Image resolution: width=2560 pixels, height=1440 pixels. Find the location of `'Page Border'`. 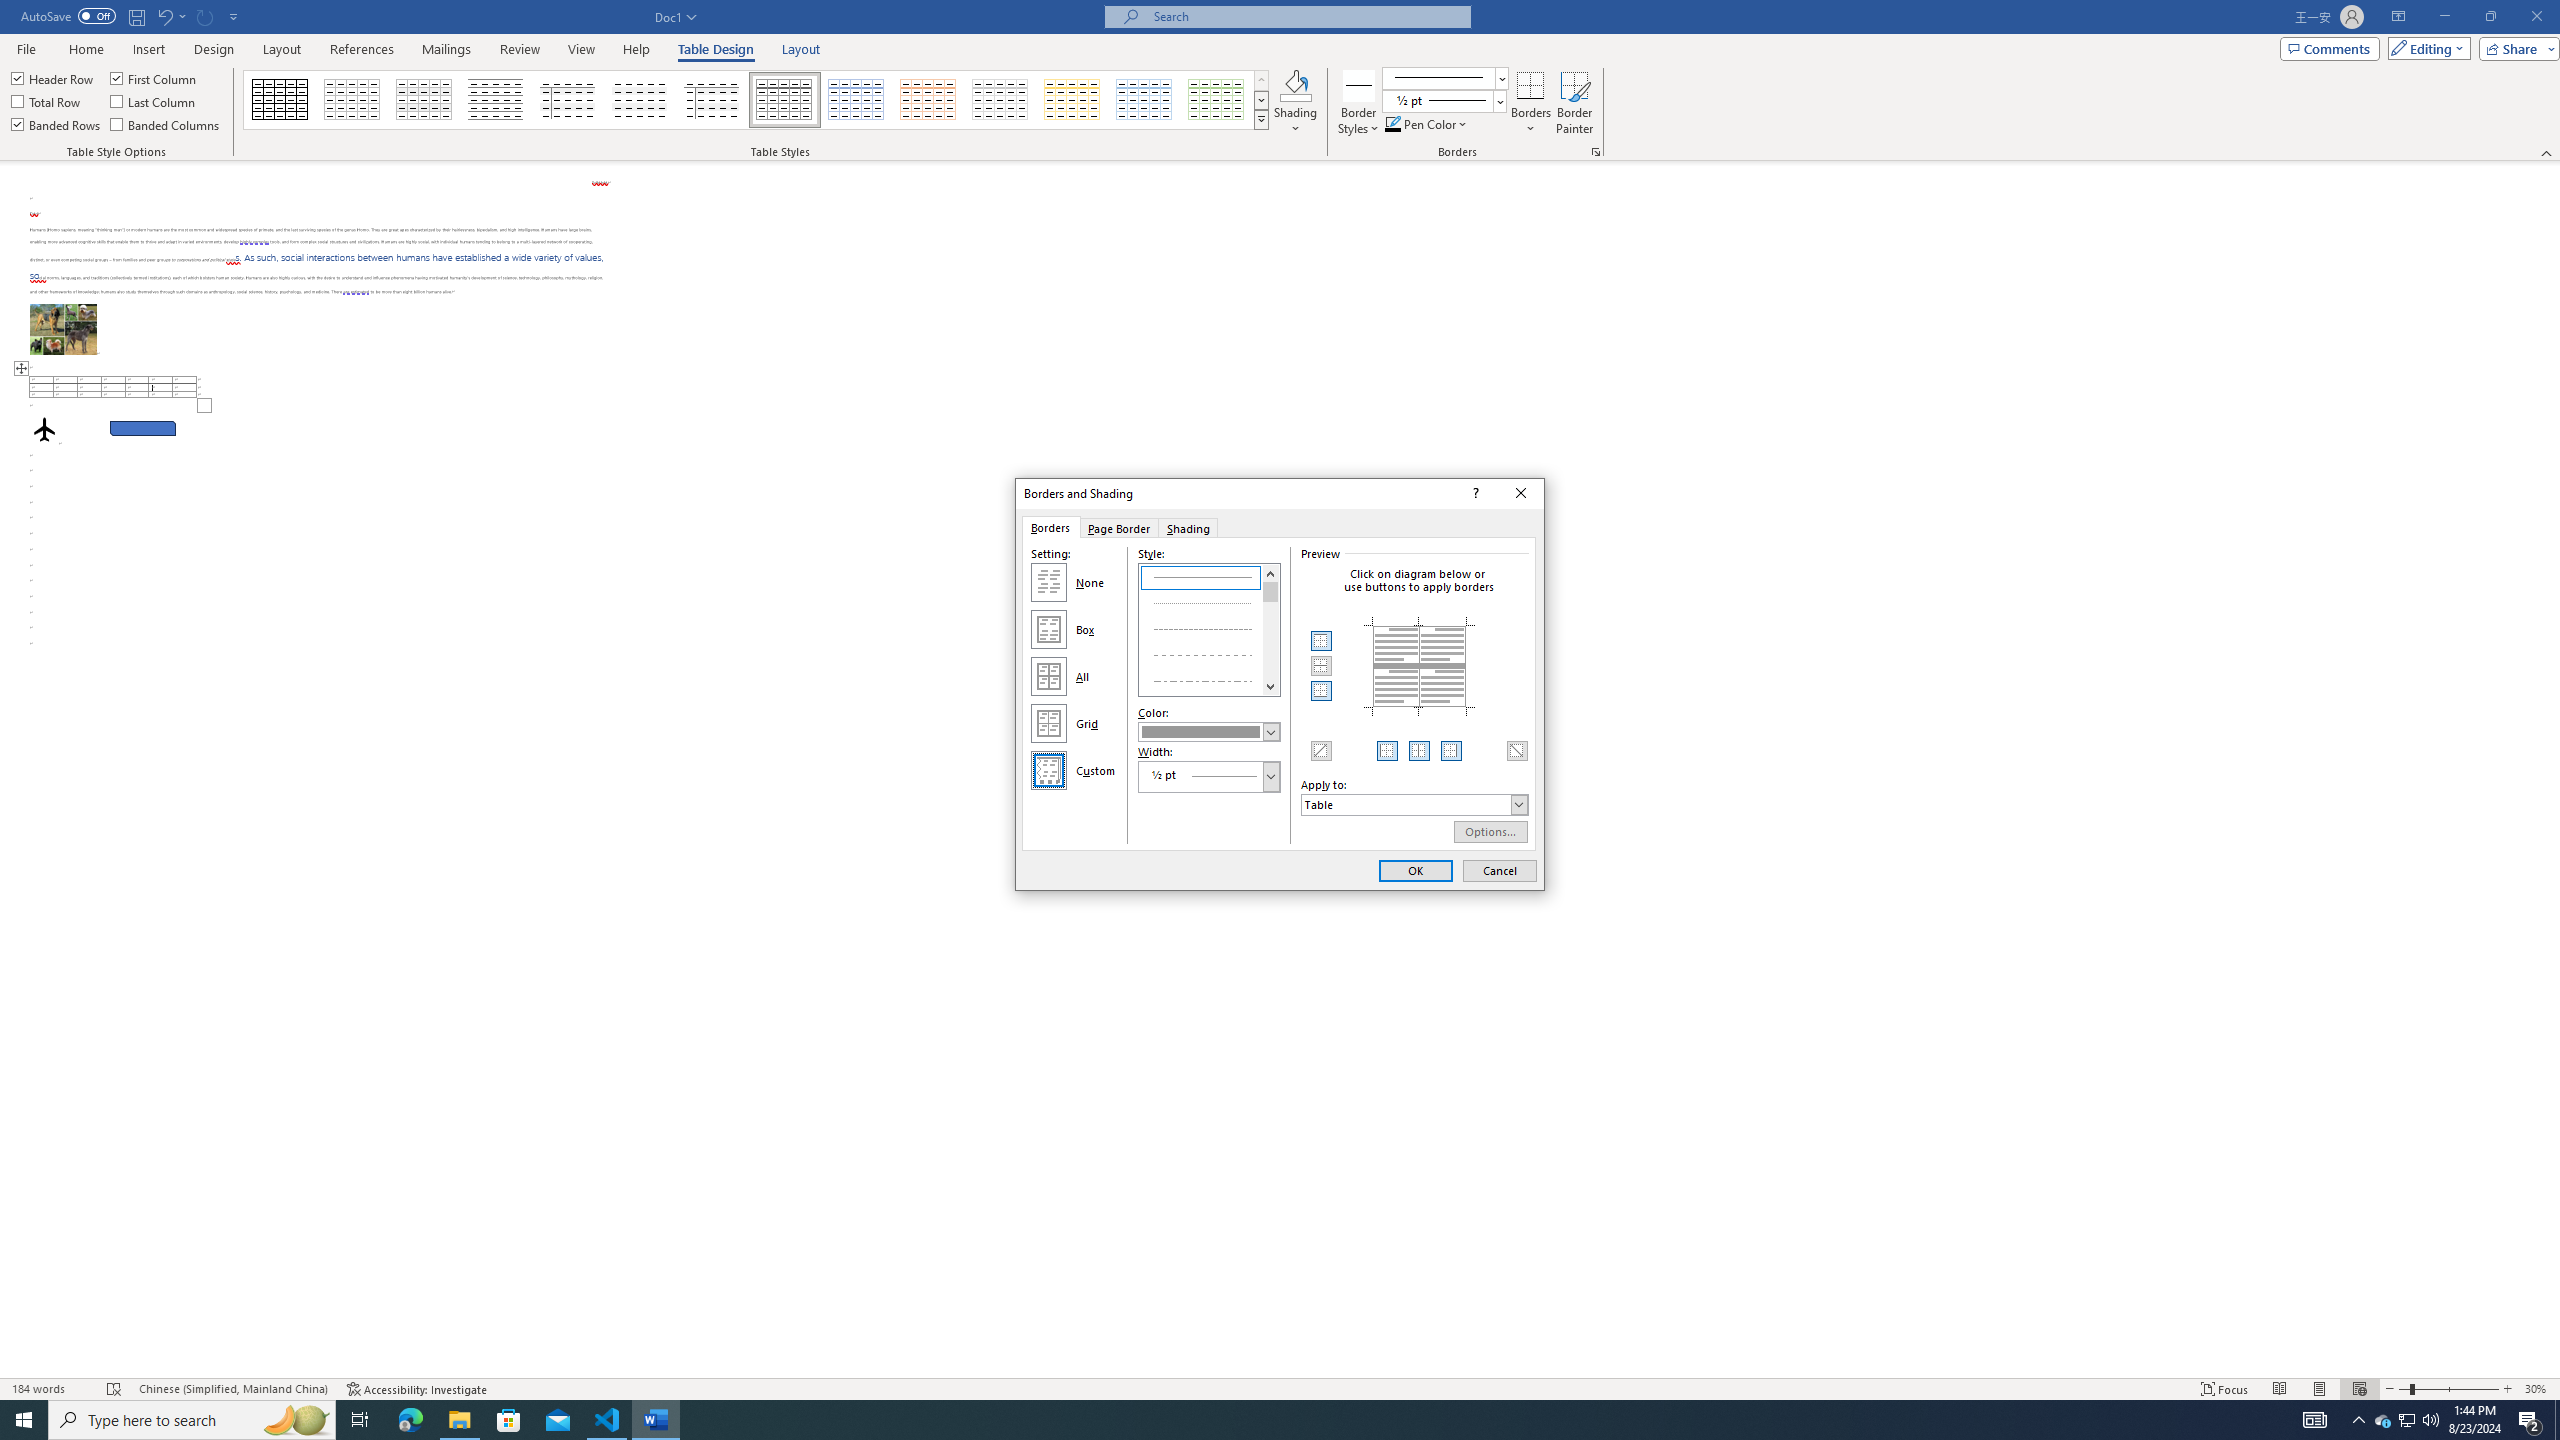

'Page Border' is located at coordinates (1117, 526).